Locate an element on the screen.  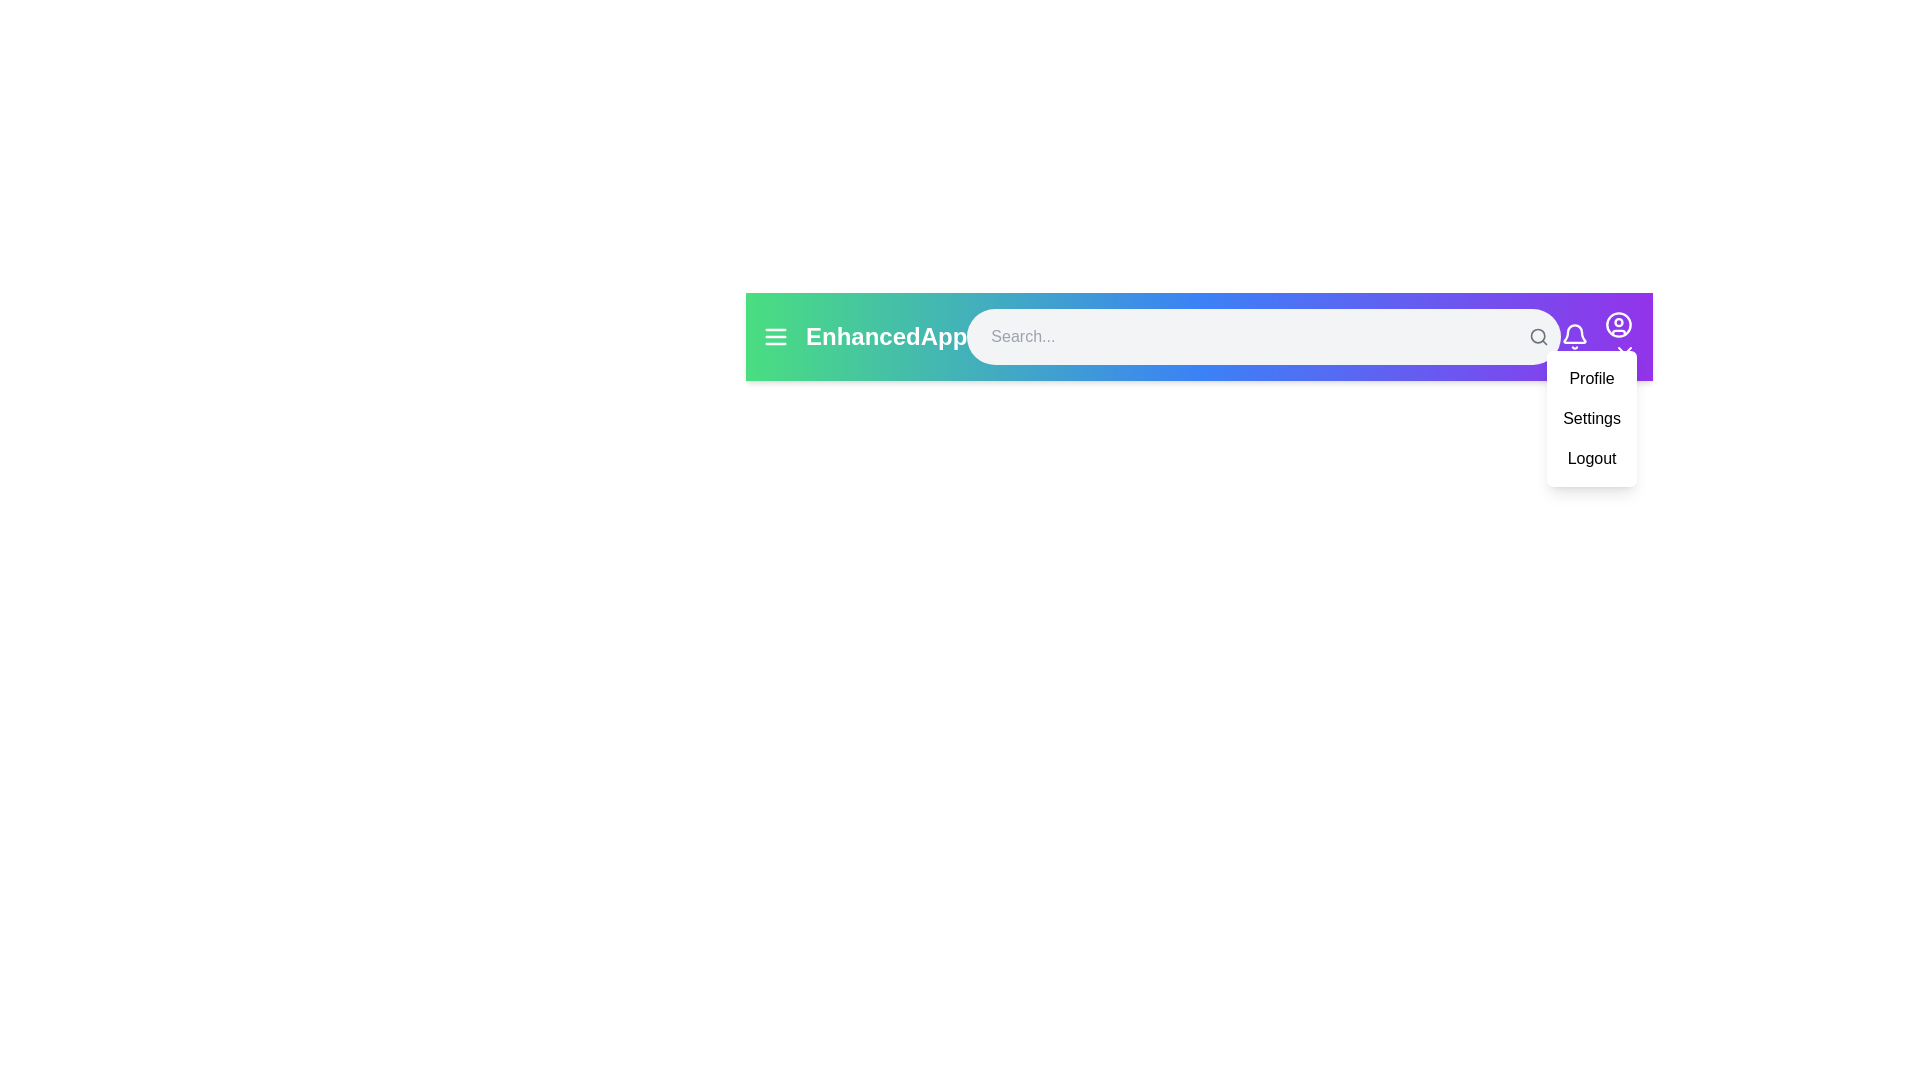
the Settings option from the user menu is located at coordinates (1591, 418).